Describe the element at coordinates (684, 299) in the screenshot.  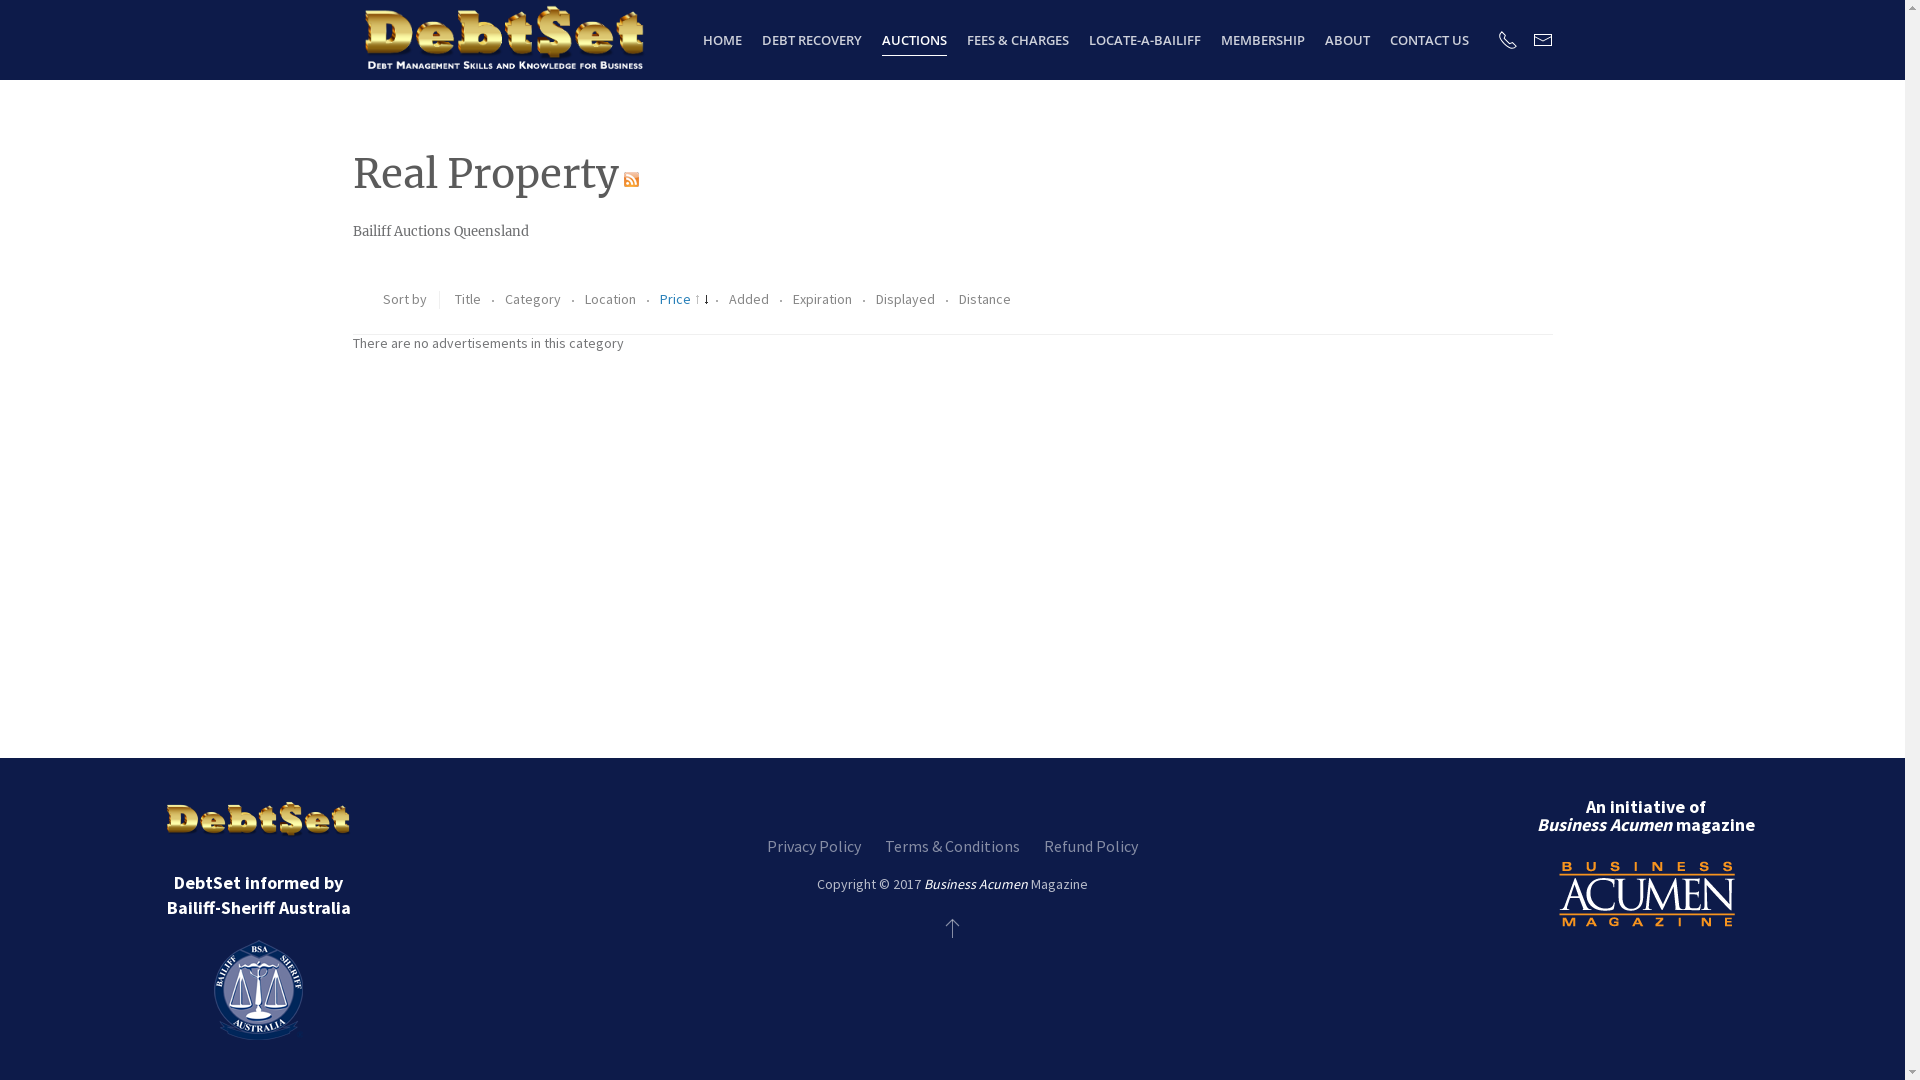
I see `'Price'` at that location.